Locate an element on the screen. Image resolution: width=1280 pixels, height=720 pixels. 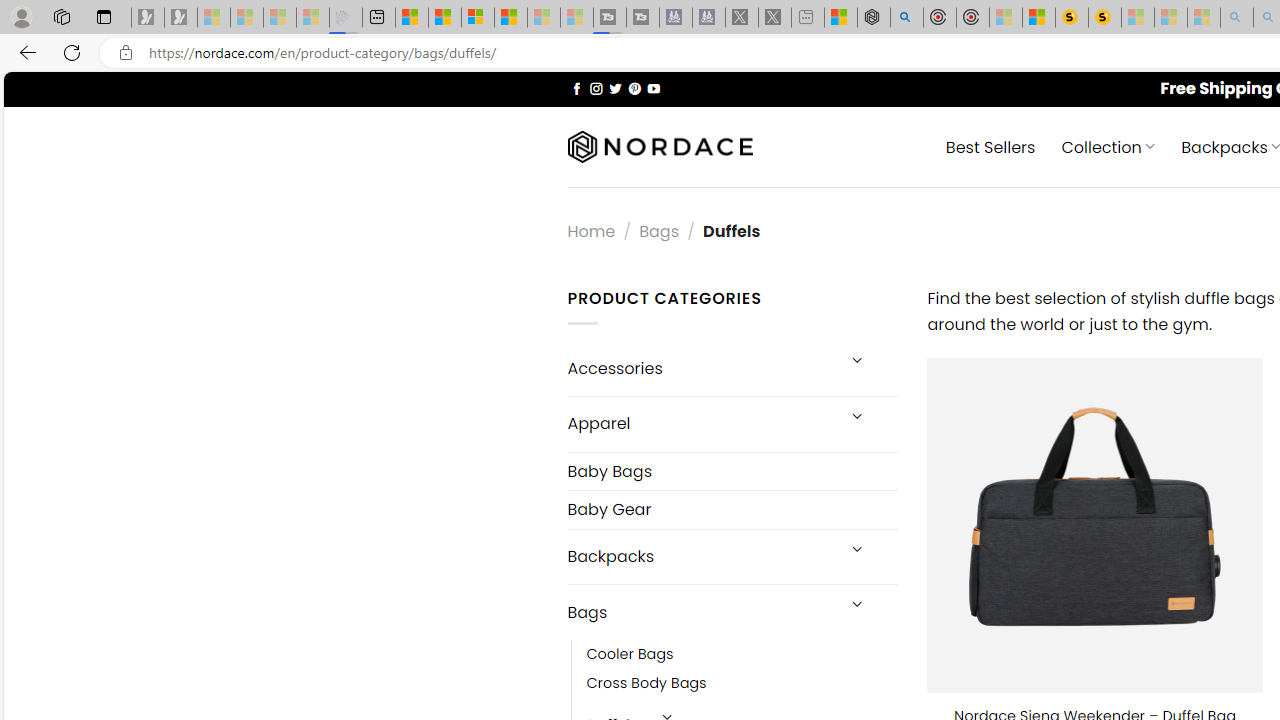
'Newsletter Sign Up - Sleeping' is located at coordinates (181, 17).